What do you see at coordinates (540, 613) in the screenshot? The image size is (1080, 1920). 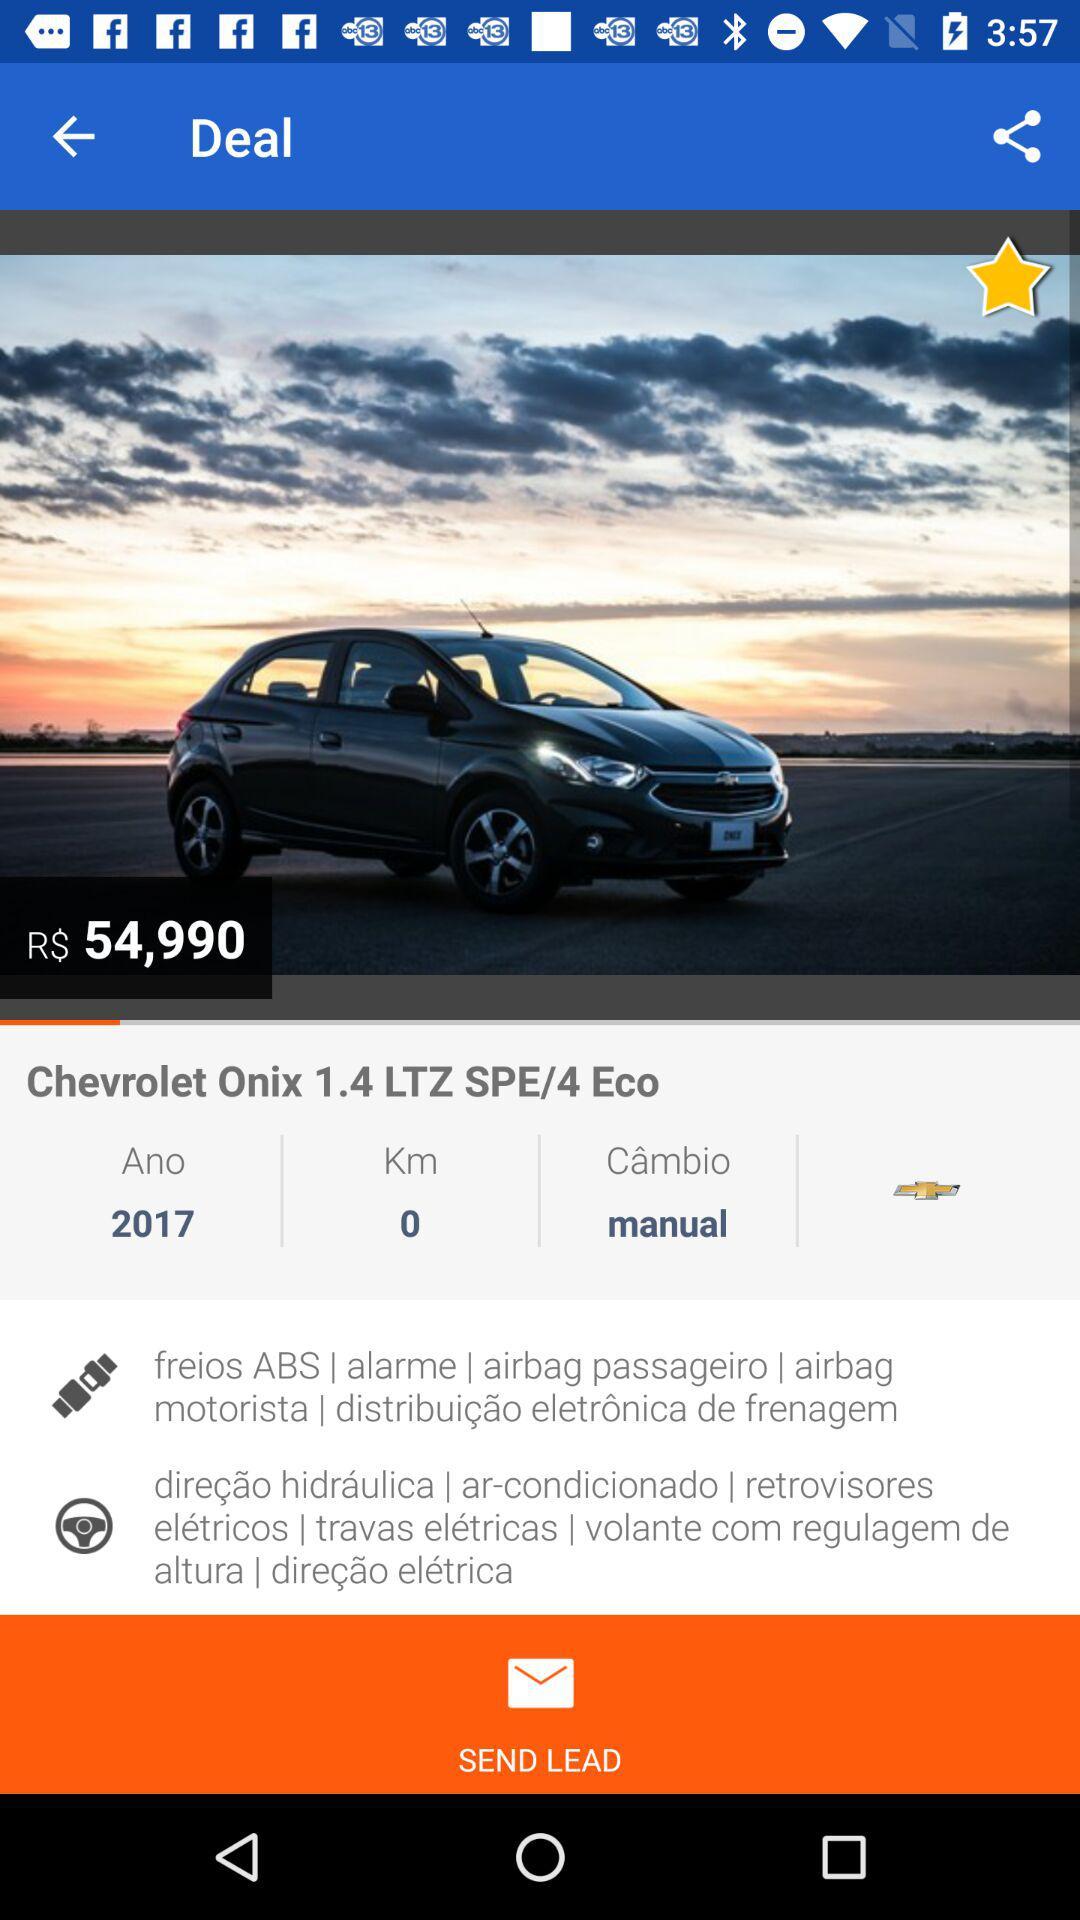 I see `press to expand` at bounding box center [540, 613].